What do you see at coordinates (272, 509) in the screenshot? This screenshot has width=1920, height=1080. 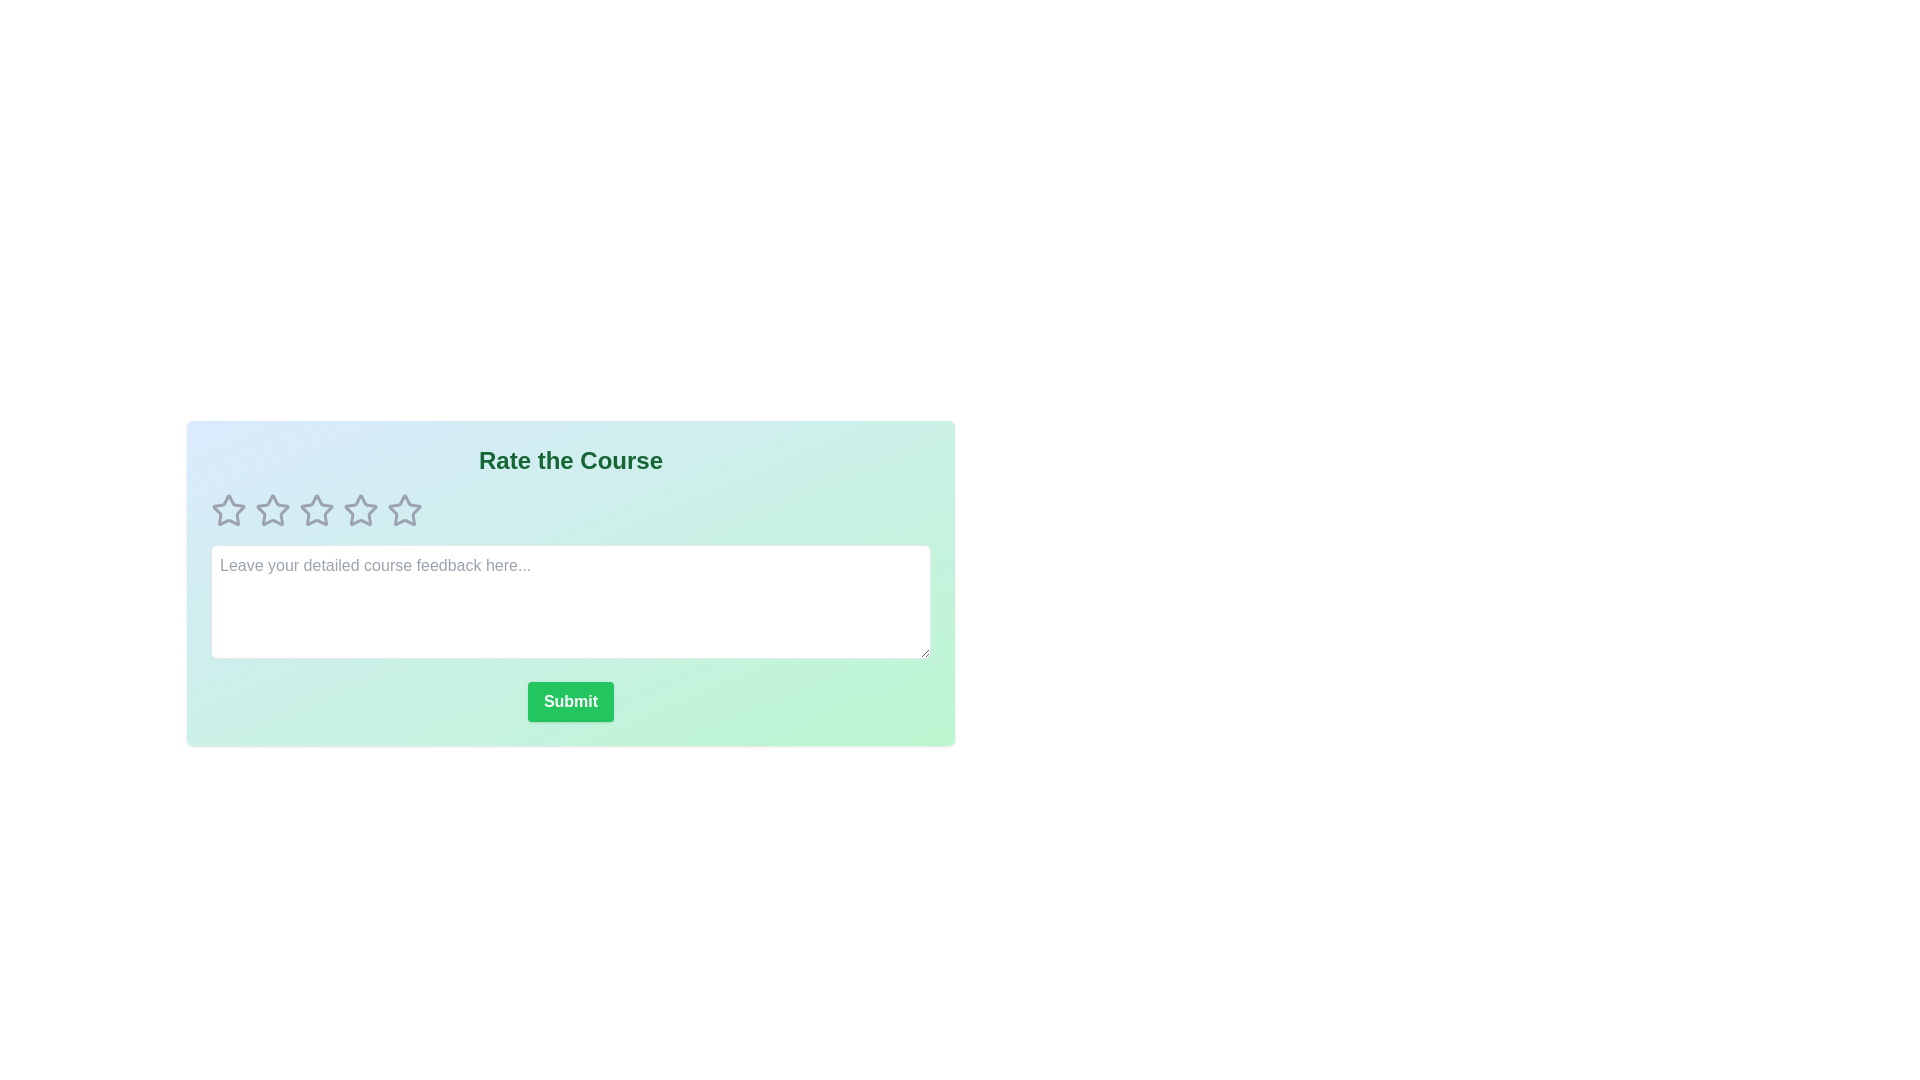 I see `the course rating to 2 stars by clicking on the corresponding star` at bounding box center [272, 509].